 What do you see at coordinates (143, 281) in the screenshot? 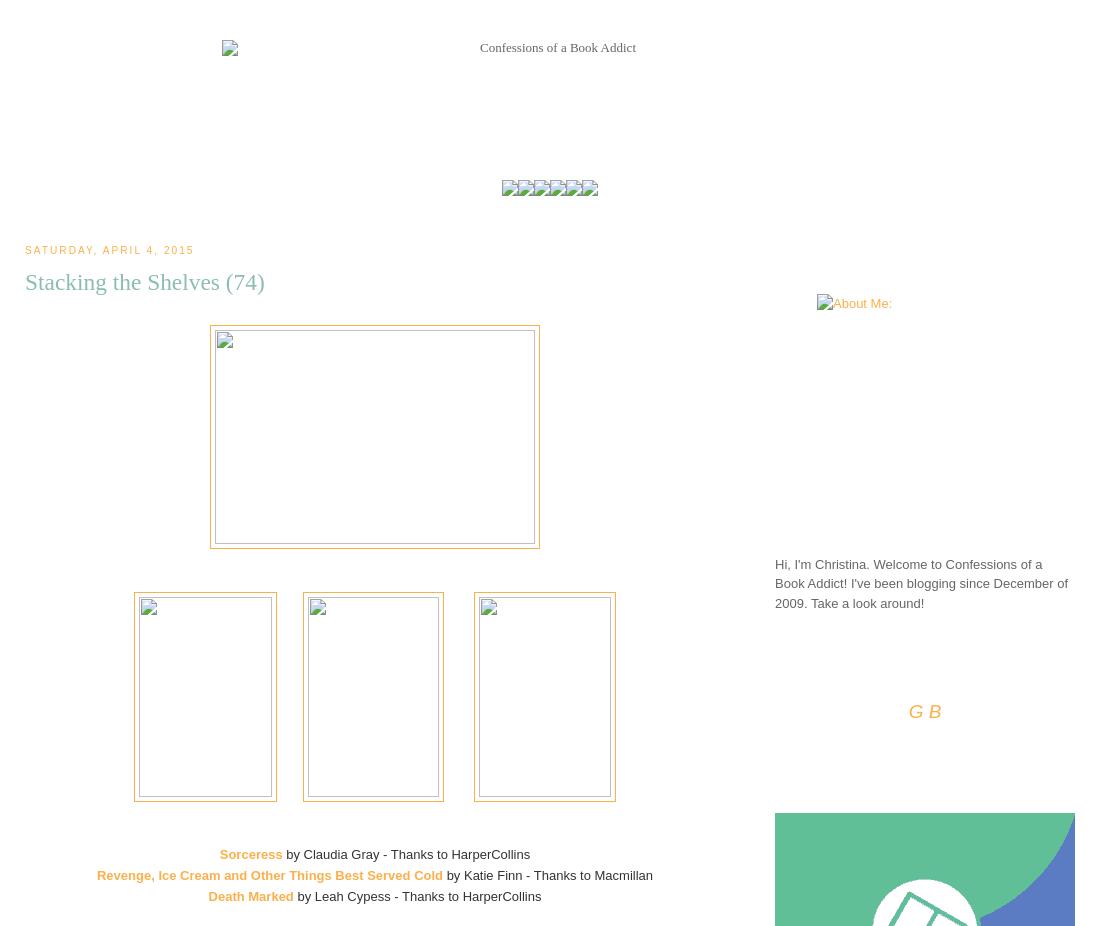
I see `'Stacking the Shelves (74)'` at bounding box center [143, 281].